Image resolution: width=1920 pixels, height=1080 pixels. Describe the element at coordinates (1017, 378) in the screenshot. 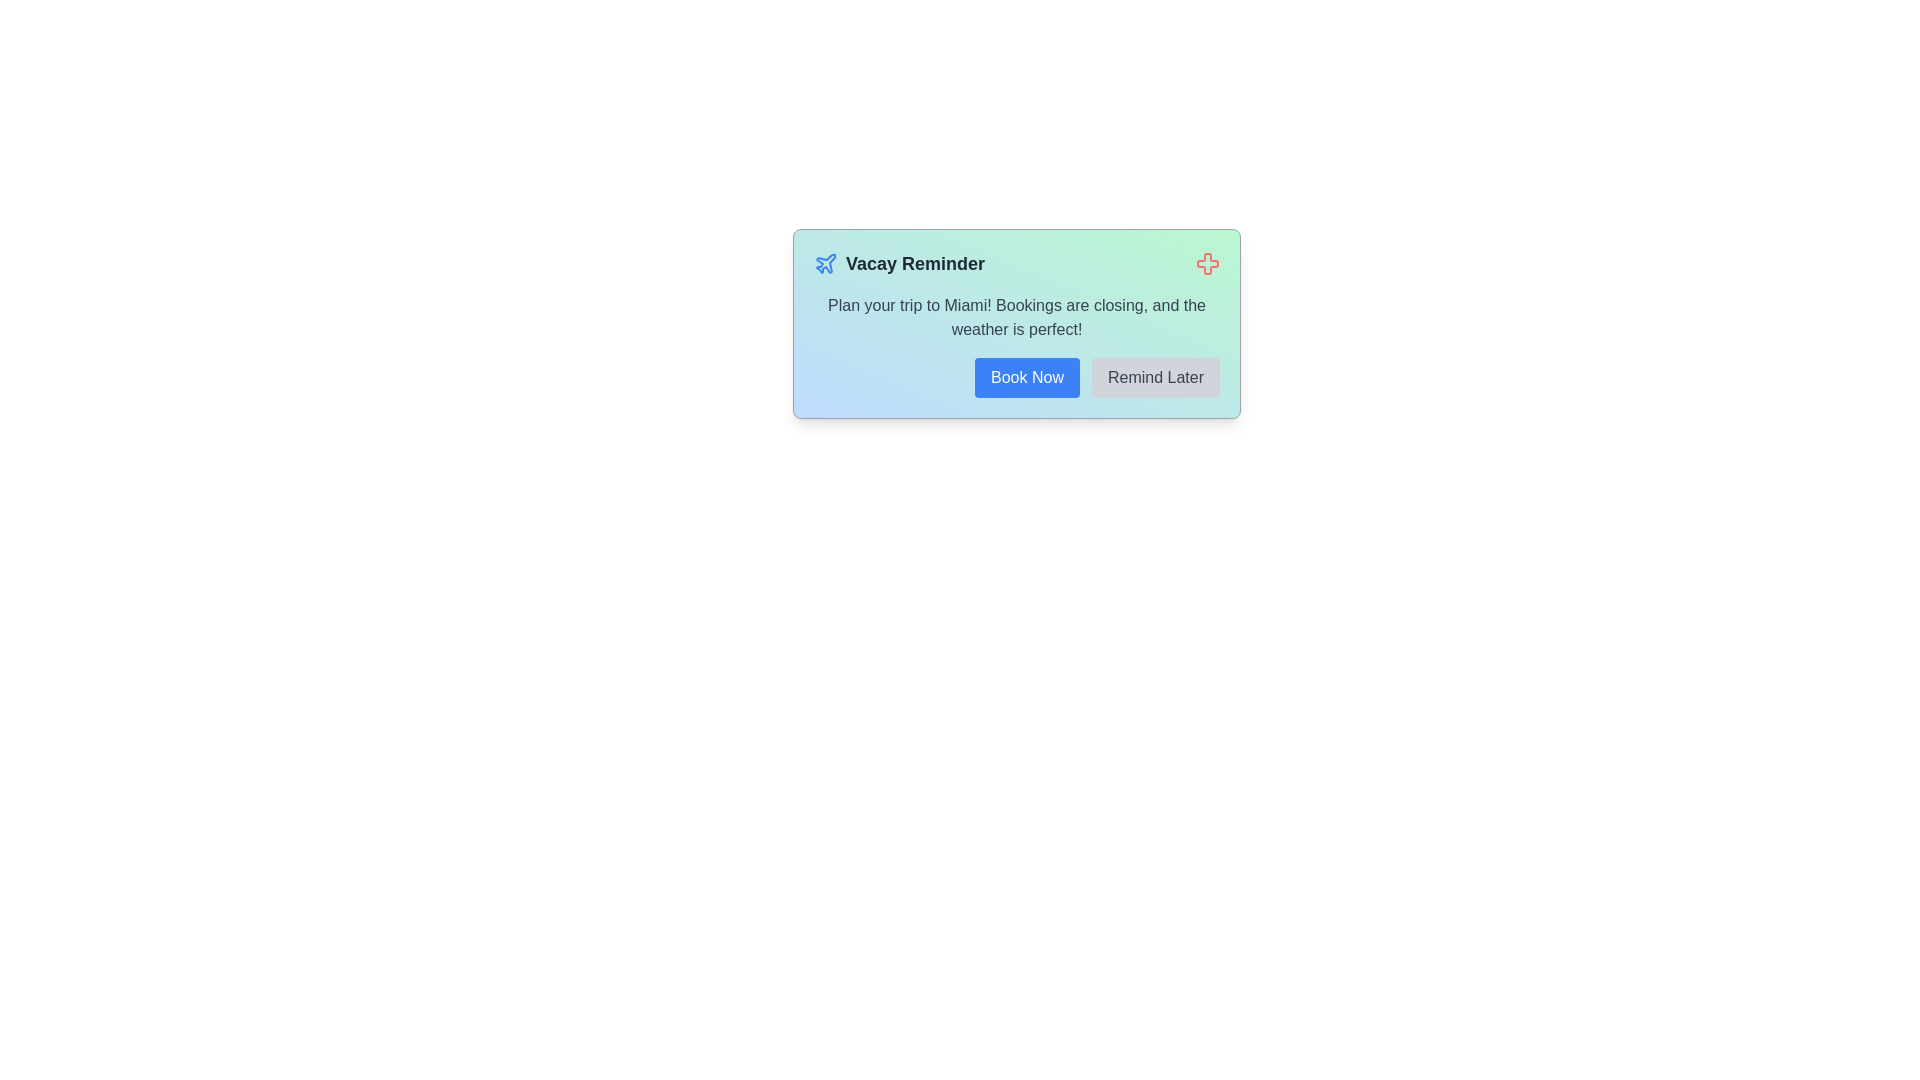

I see `the 'Book Now' button located in the lower section of the card component, below the text 'Plan your trip to Miami! Bookings are closing, and the weather is perfect!'` at that location.